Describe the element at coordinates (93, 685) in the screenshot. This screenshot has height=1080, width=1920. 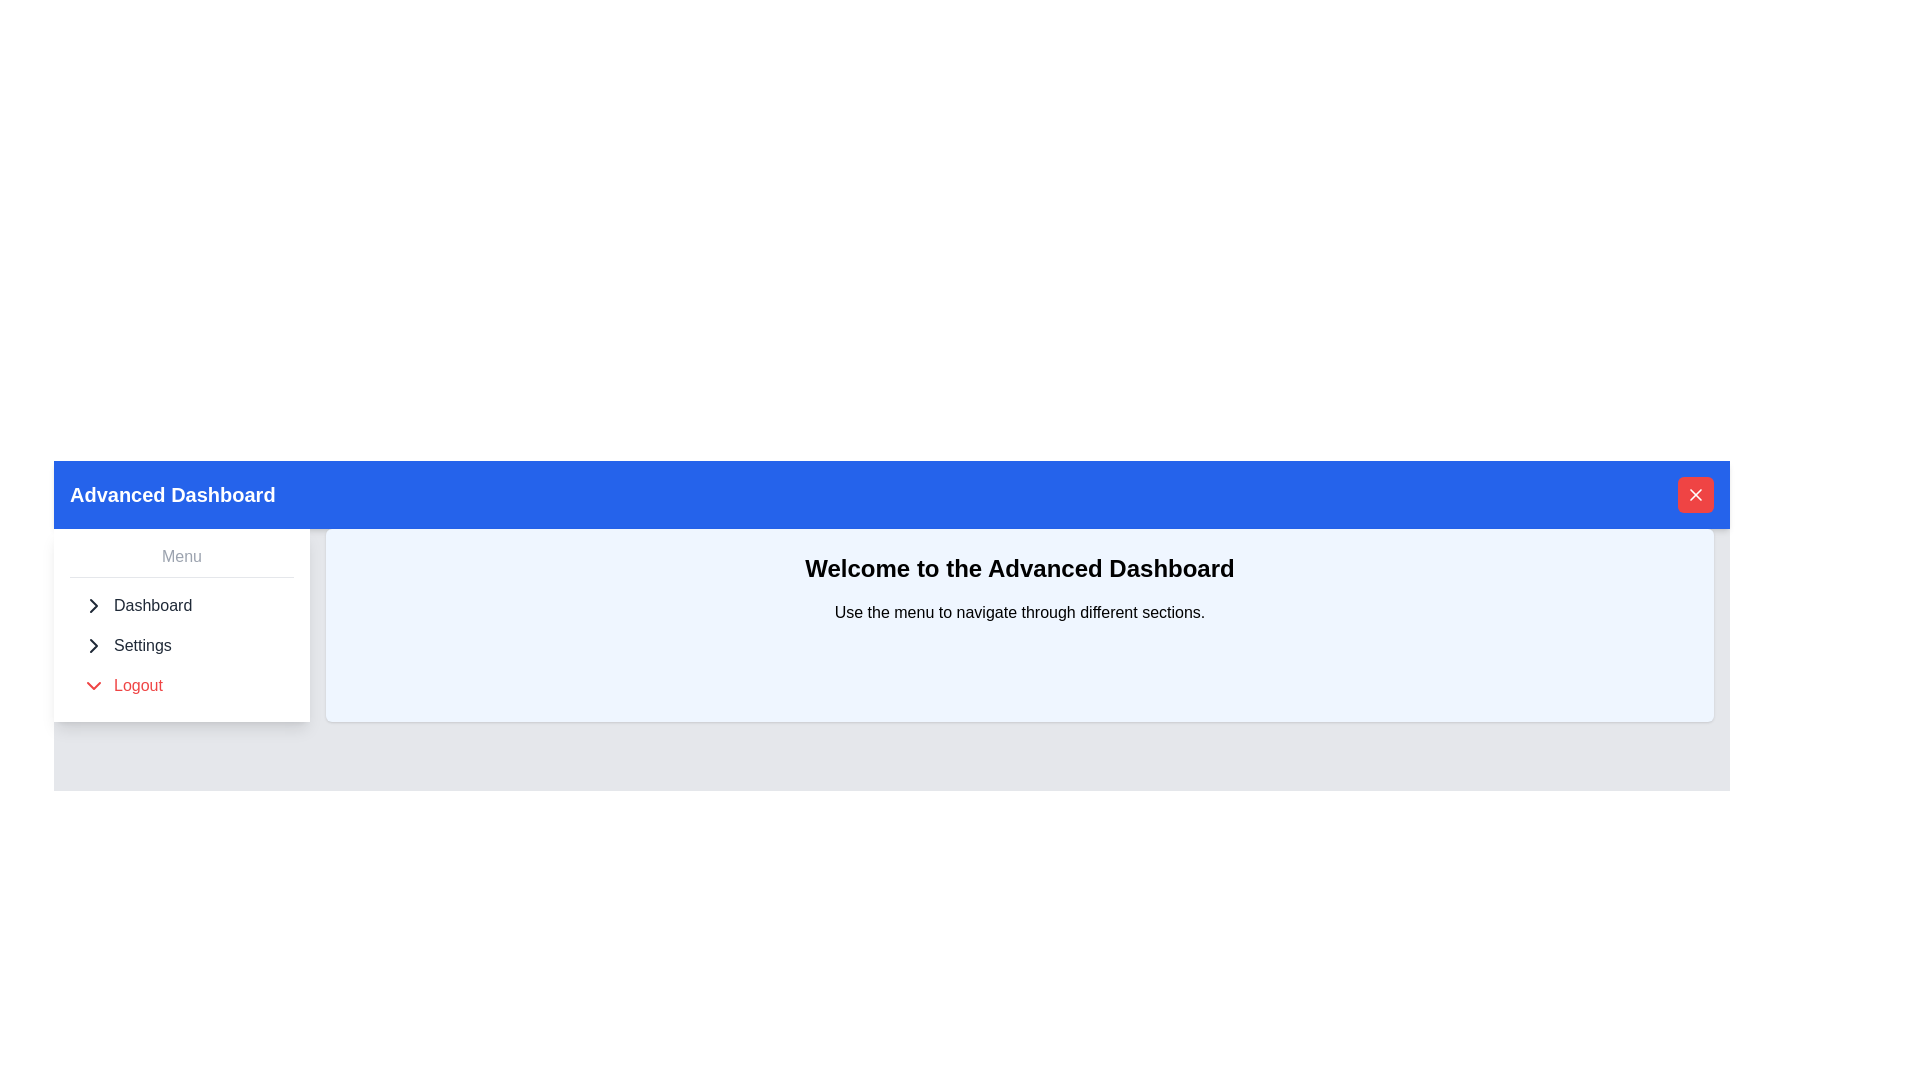
I see `the downward-pointing chevron icon located immediately to the left of the 'Logout' text` at that location.